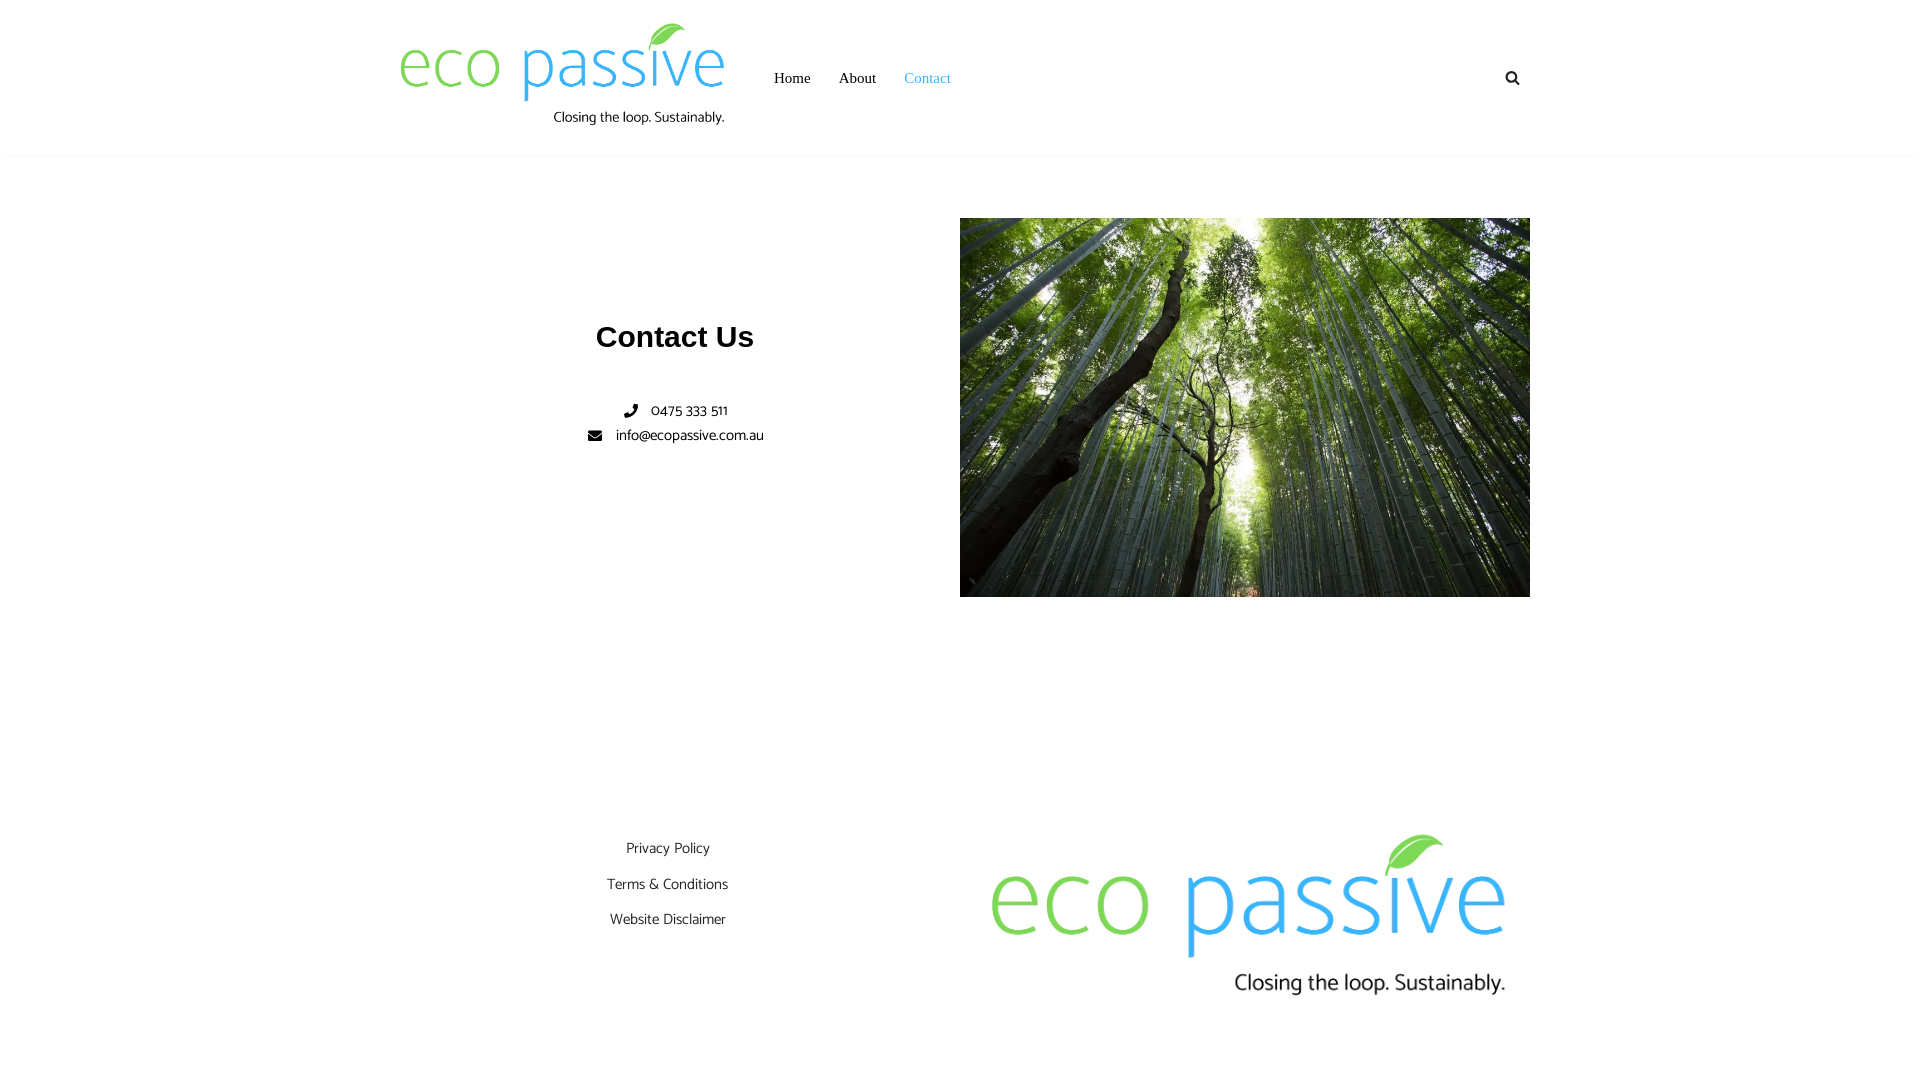  Describe the element at coordinates (675, 434) in the screenshot. I see `'info@ecopassive.com.au'` at that location.